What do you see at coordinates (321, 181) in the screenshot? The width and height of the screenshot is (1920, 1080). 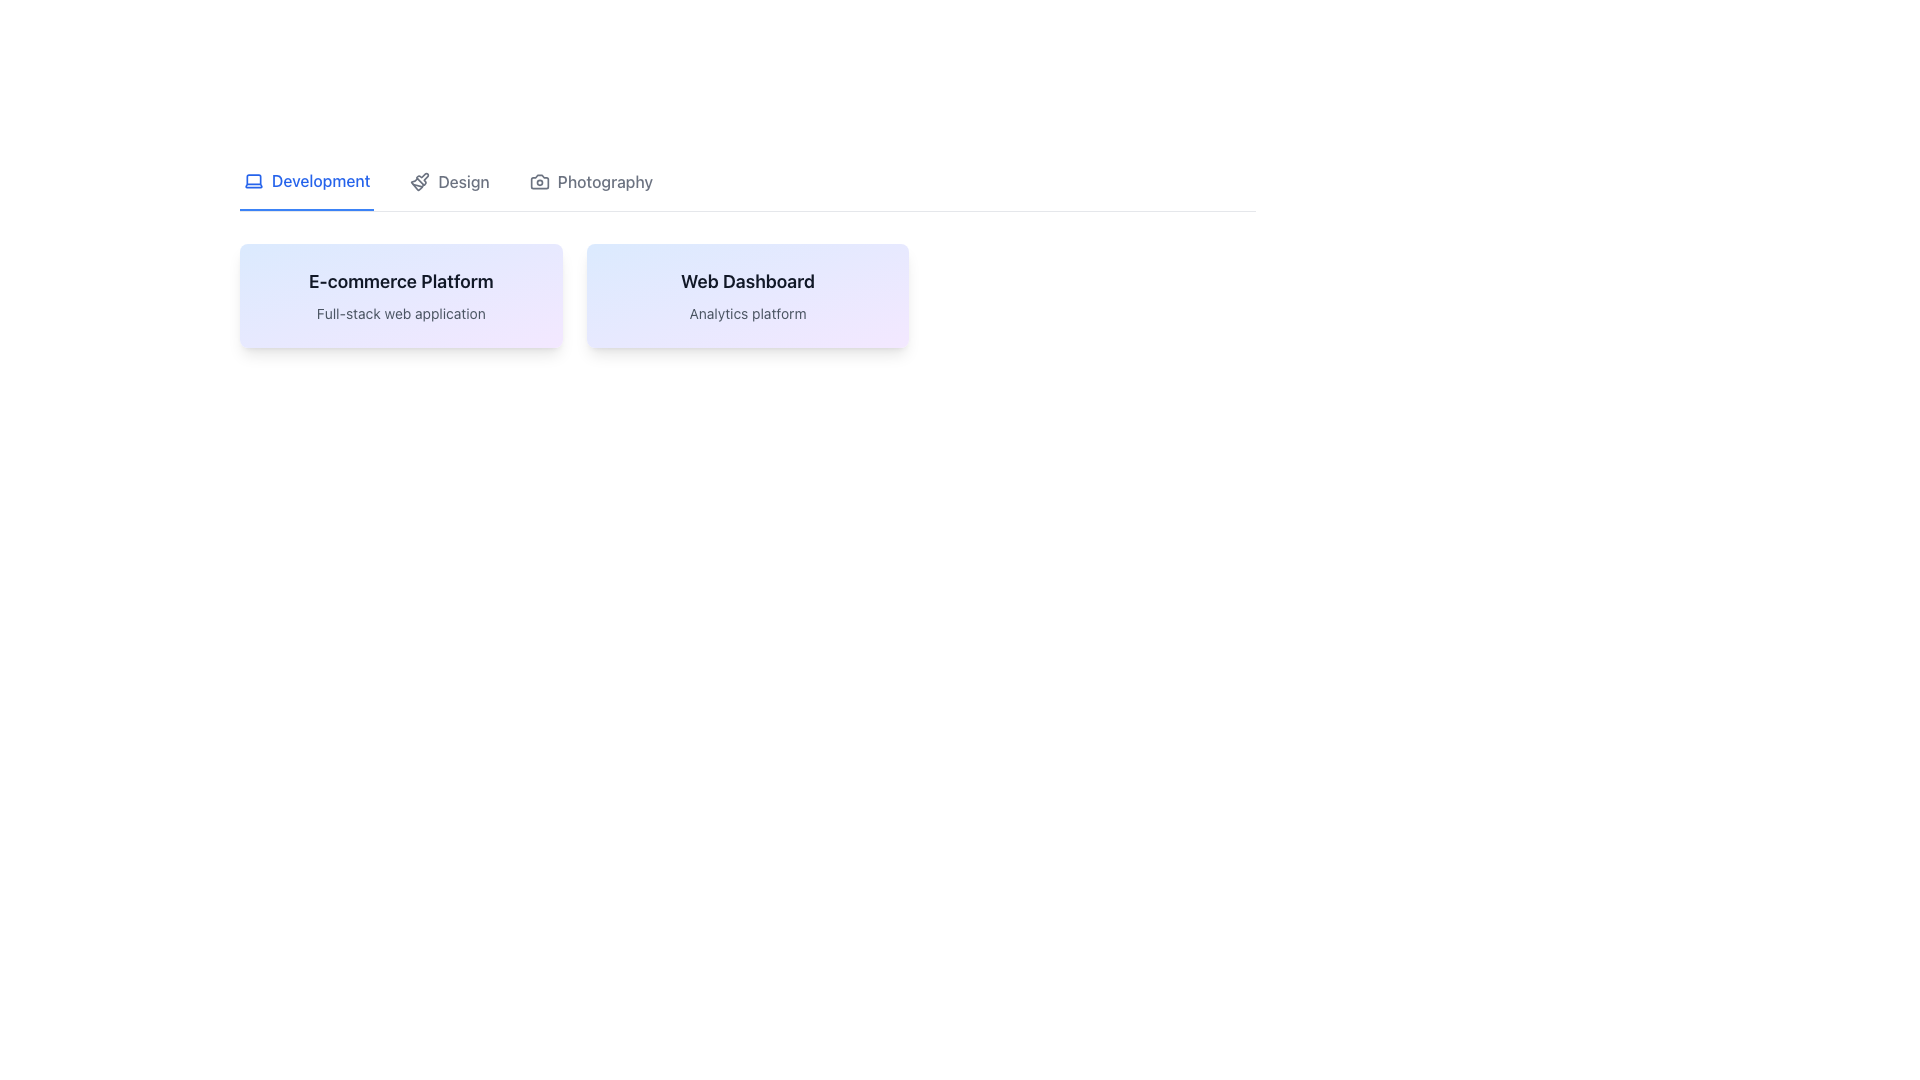 I see `the 'Development' Text Label located in the horizontal navigation bar` at bounding box center [321, 181].